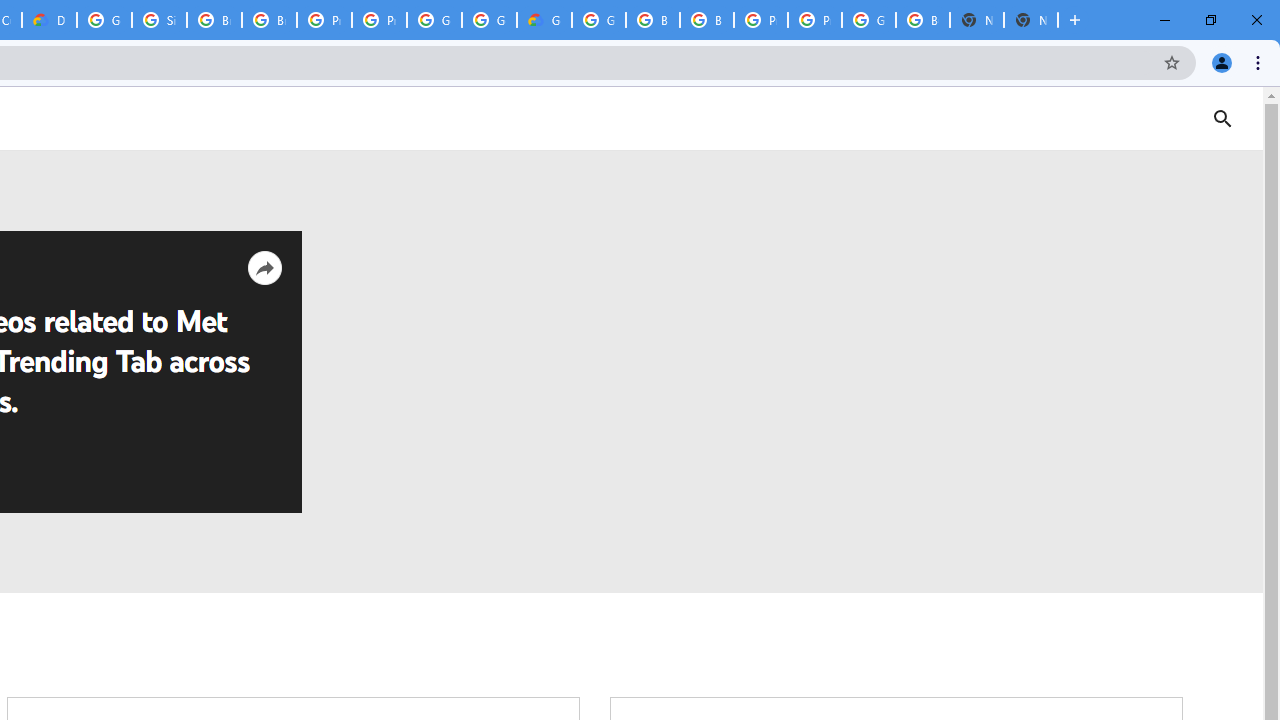 This screenshot has width=1280, height=720. What do you see at coordinates (158, 20) in the screenshot?
I see `'Sign in - Google Accounts'` at bounding box center [158, 20].